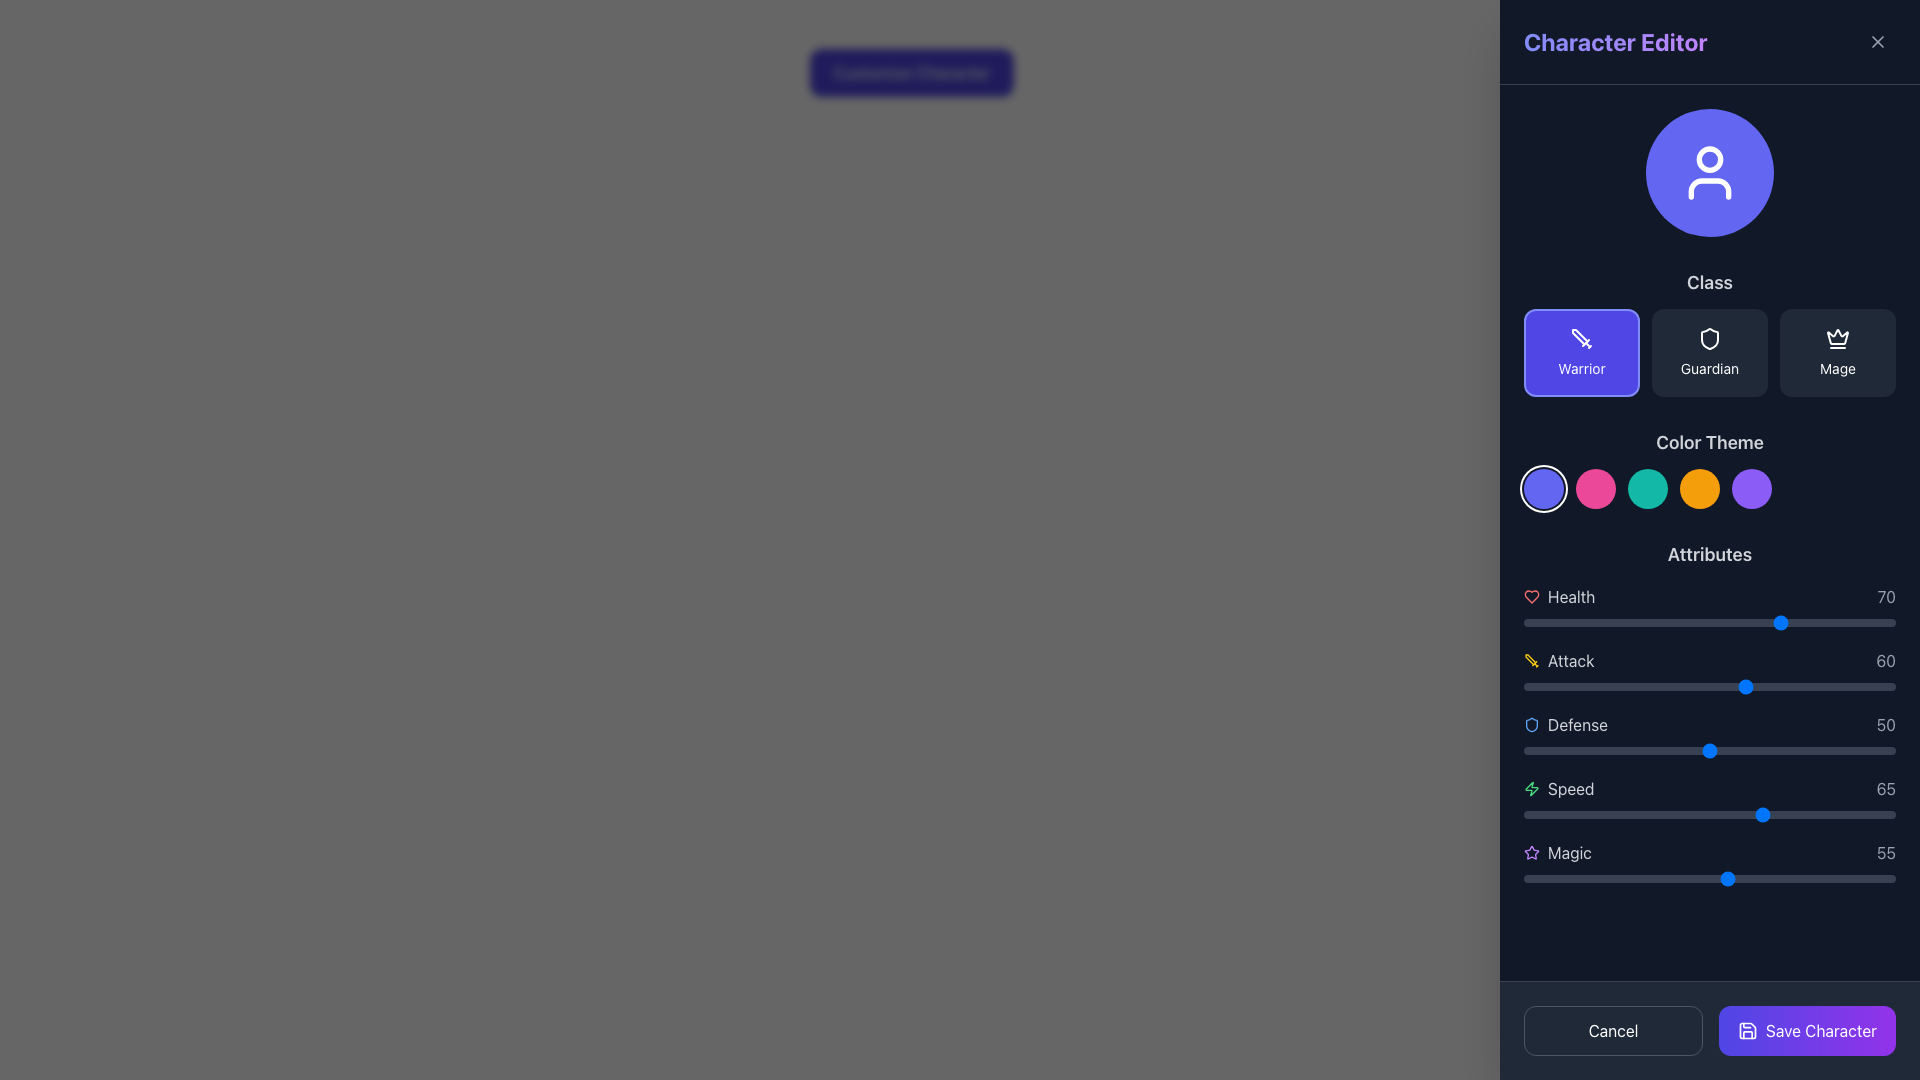  What do you see at coordinates (1708, 338) in the screenshot?
I see `the shield-shaped icon button representing the 'Guardian' class` at bounding box center [1708, 338].